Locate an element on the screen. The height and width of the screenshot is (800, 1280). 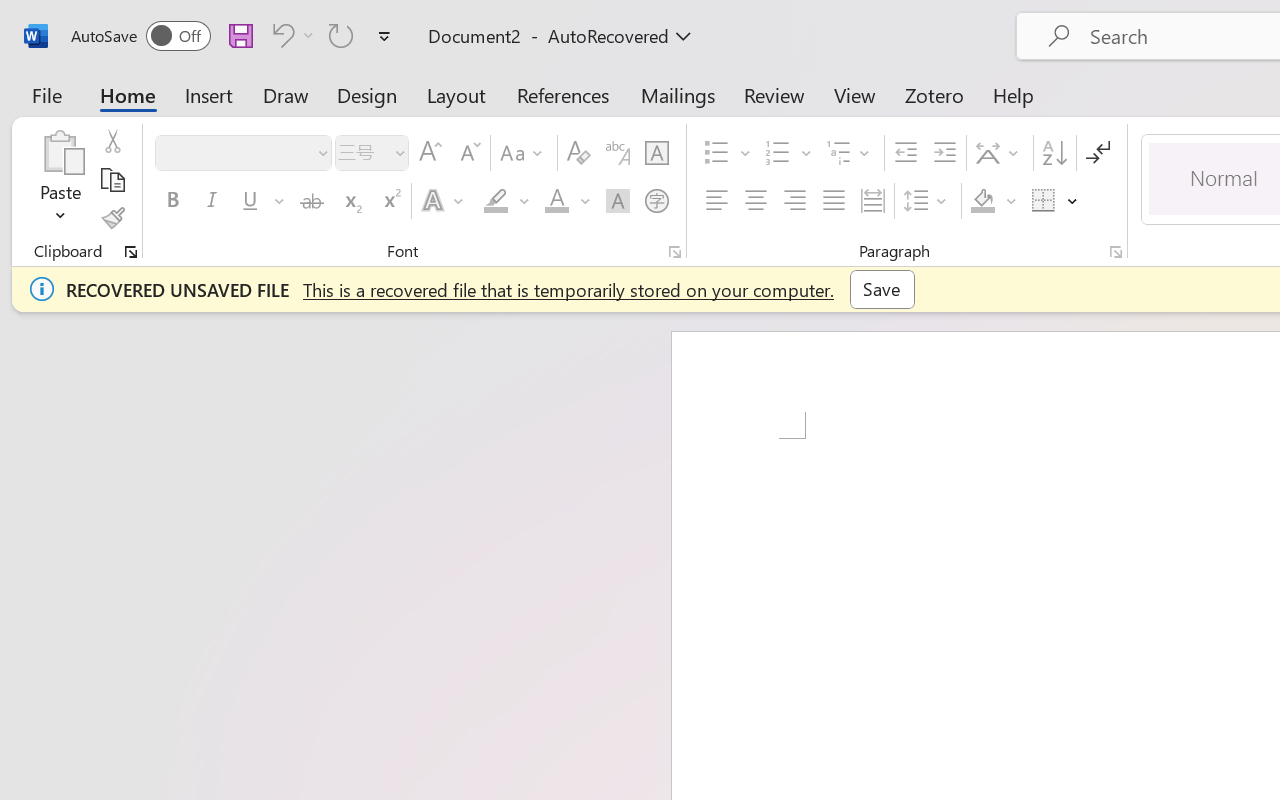
'Italic' is located at coordinates (212, 201).